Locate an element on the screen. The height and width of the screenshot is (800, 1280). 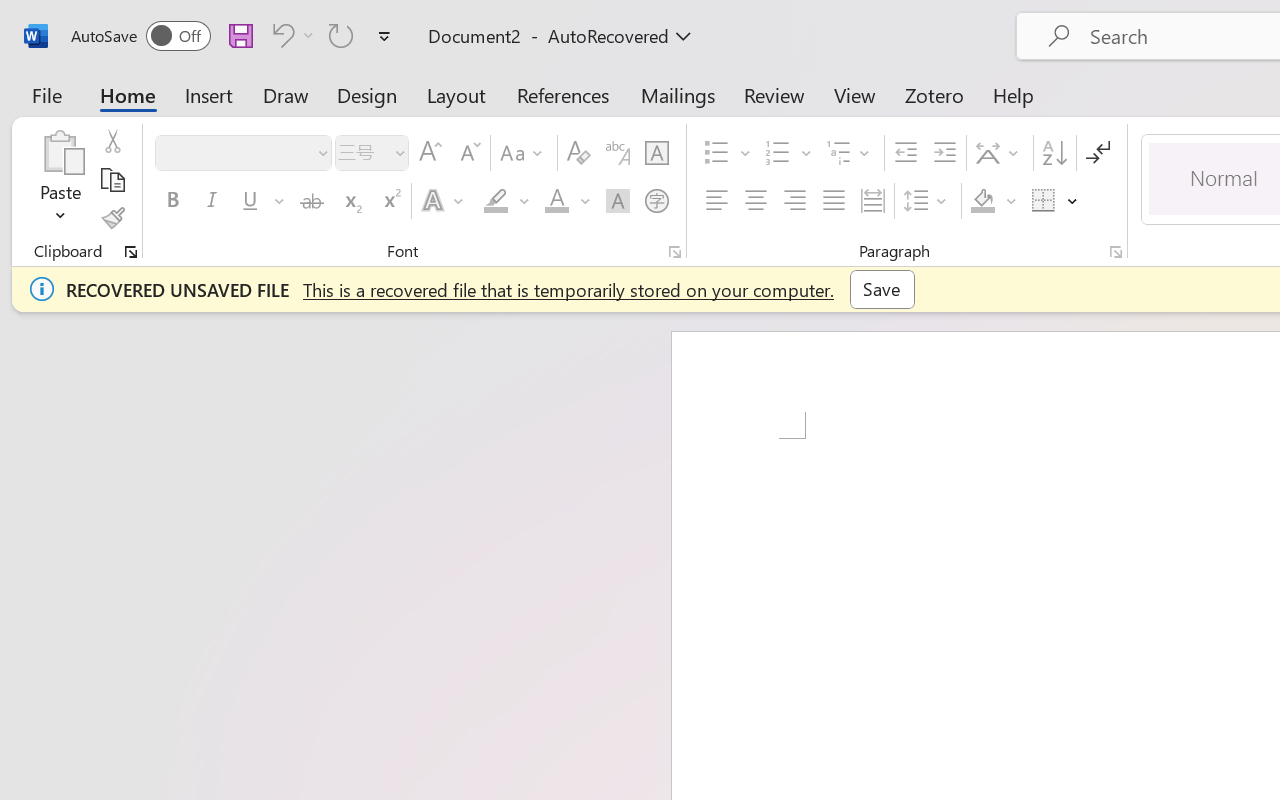
'Italic' is located at coordinates (212, 201).